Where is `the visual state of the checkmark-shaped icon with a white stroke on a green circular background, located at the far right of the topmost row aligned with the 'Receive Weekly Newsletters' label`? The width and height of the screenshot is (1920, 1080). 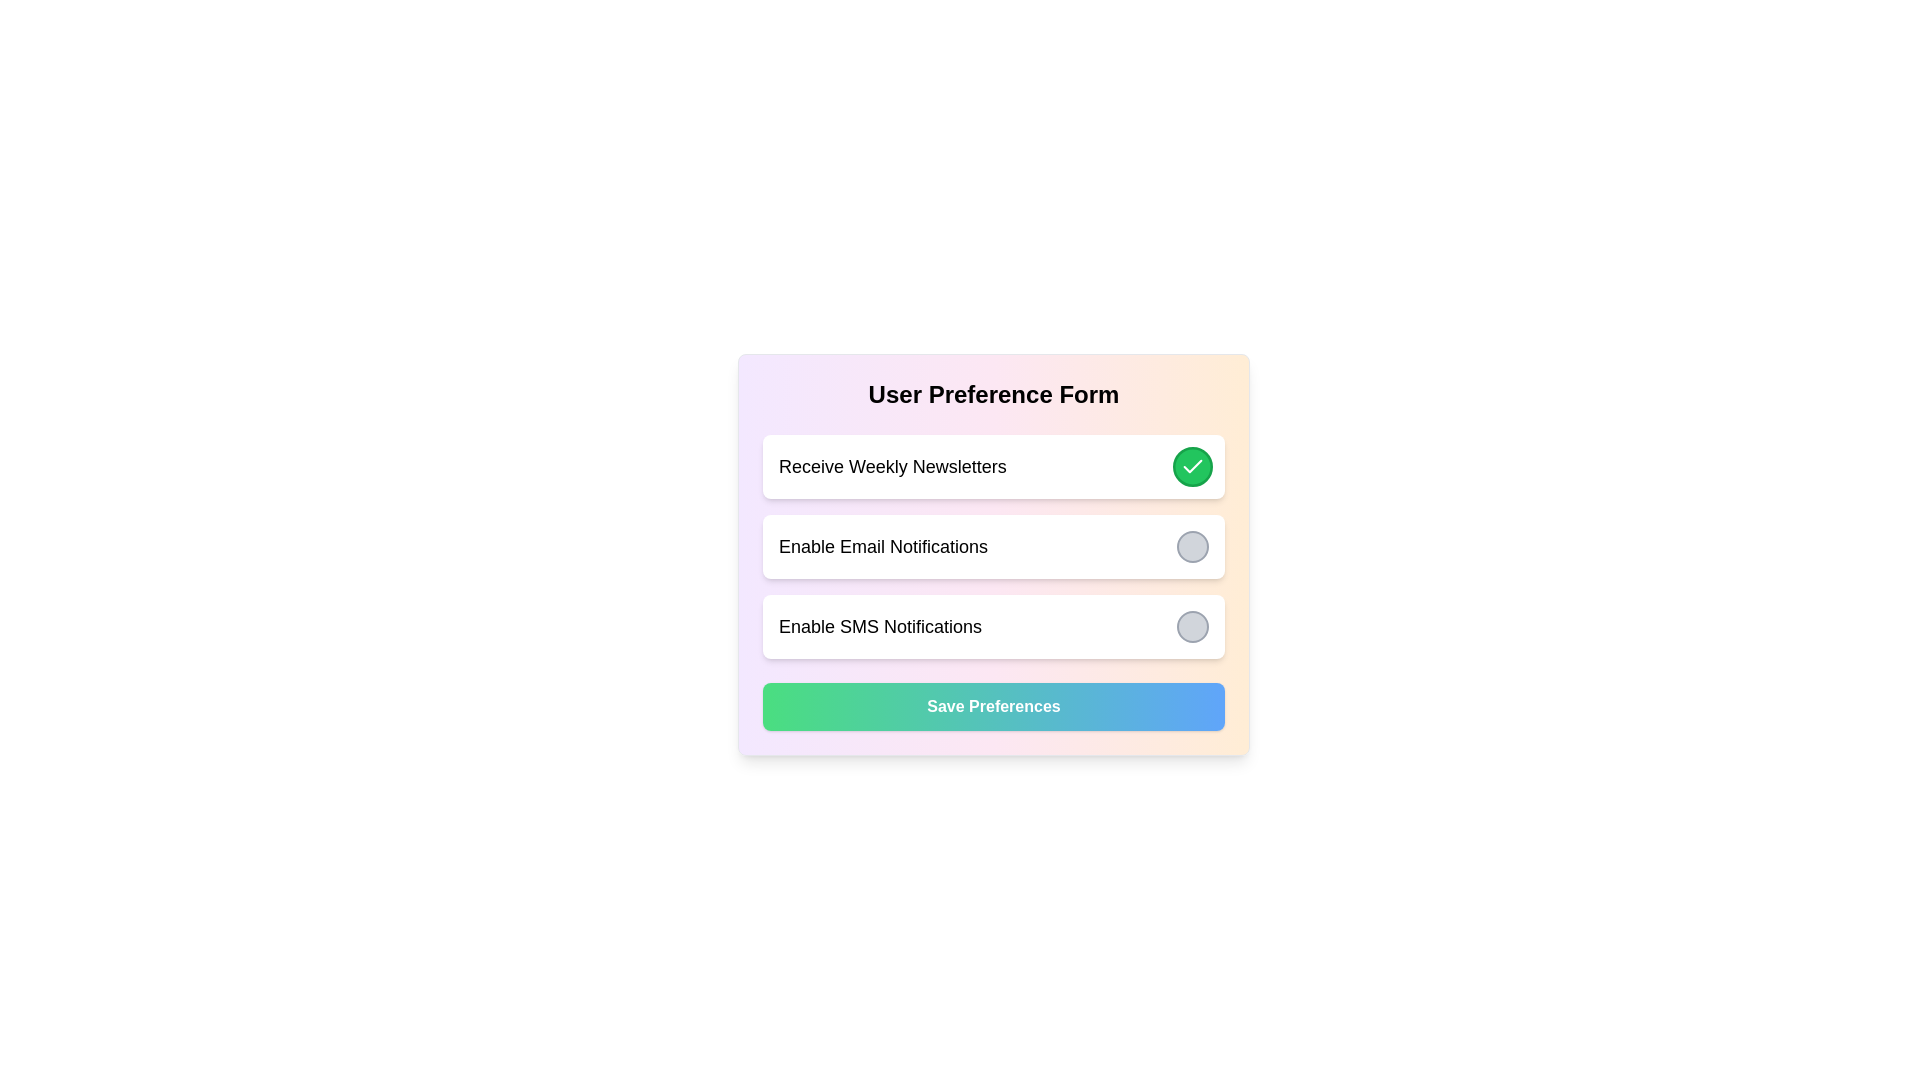 the visual state of the checkmark-shaped icon with a white stroke on a green circular background, located at the far right of the topmost row aligned with the 'Receive Weekly Newsletters' label is located at coordinates (1193, 466).